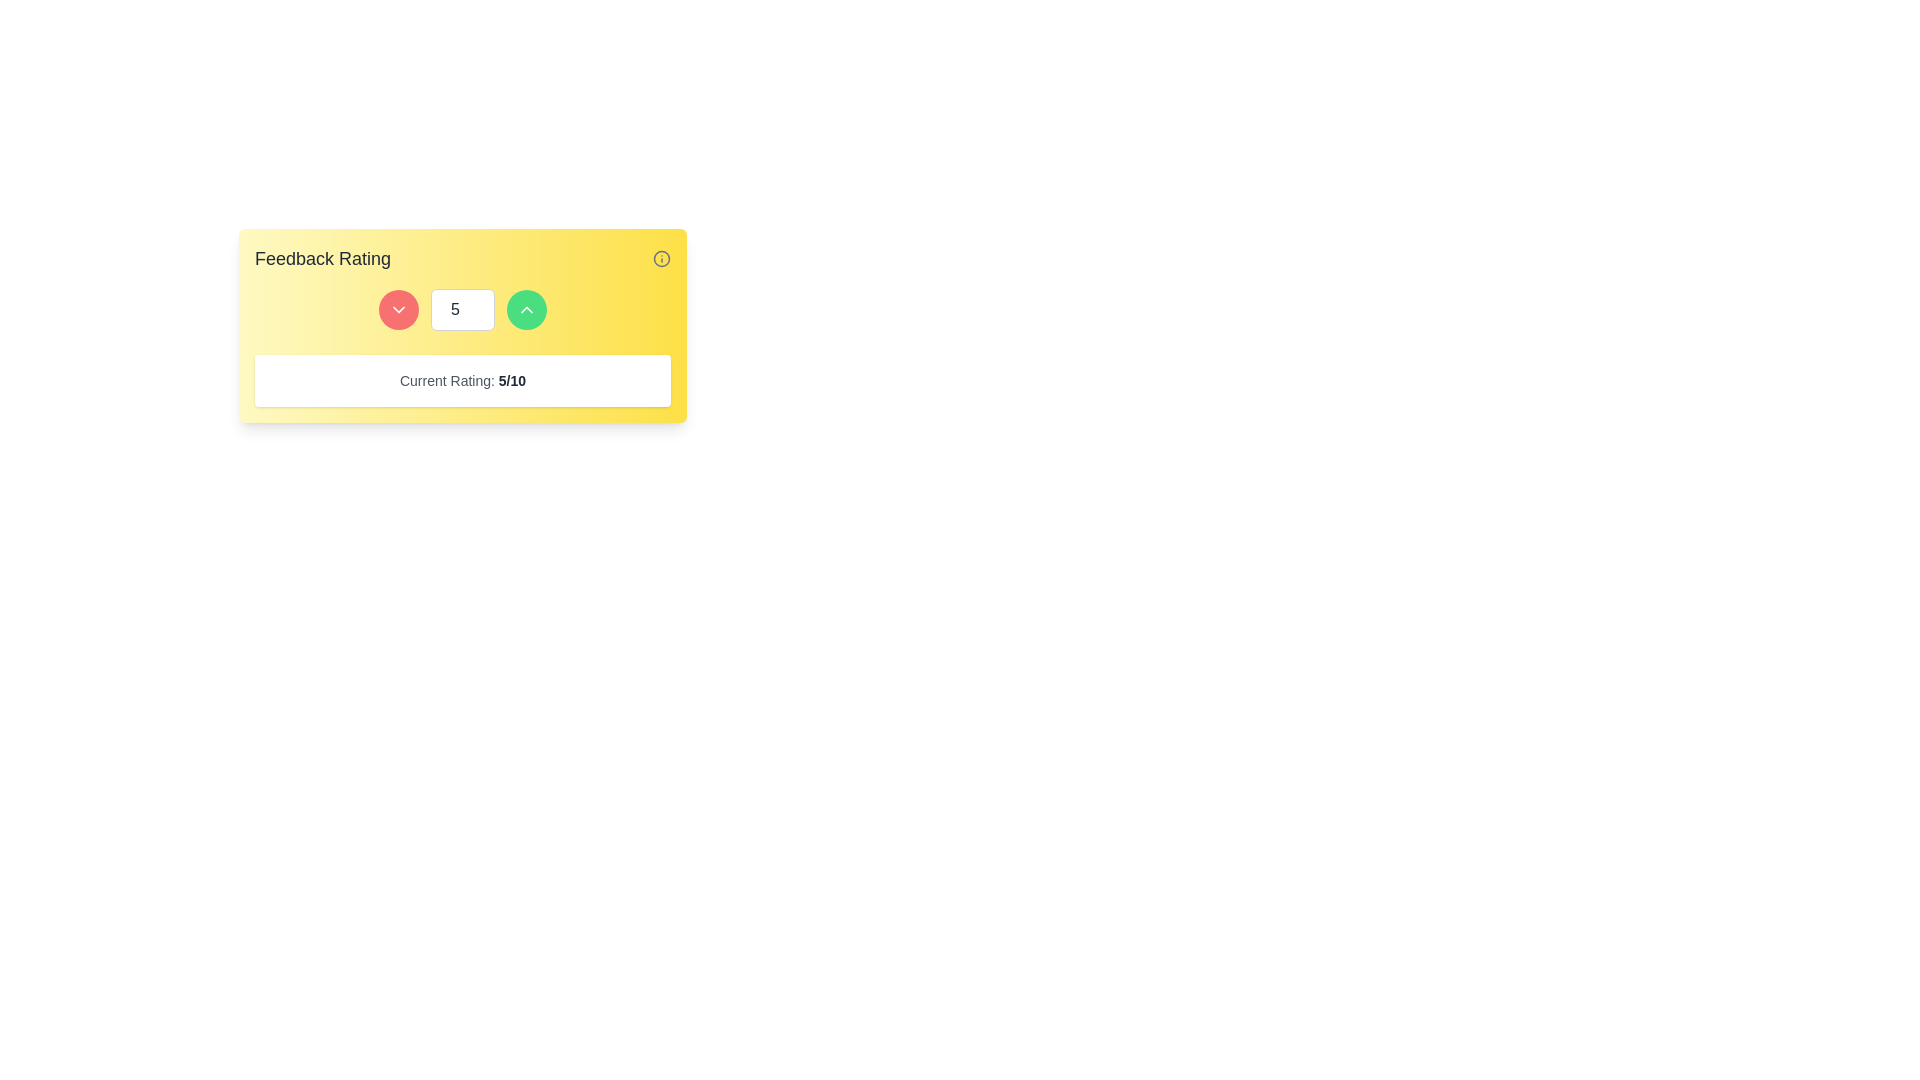  I want to click on the Text Label that serves as a heading for the feedback rating section, positioned at the top-left corner of the yellow rectangular card interface, so click(323, 257).